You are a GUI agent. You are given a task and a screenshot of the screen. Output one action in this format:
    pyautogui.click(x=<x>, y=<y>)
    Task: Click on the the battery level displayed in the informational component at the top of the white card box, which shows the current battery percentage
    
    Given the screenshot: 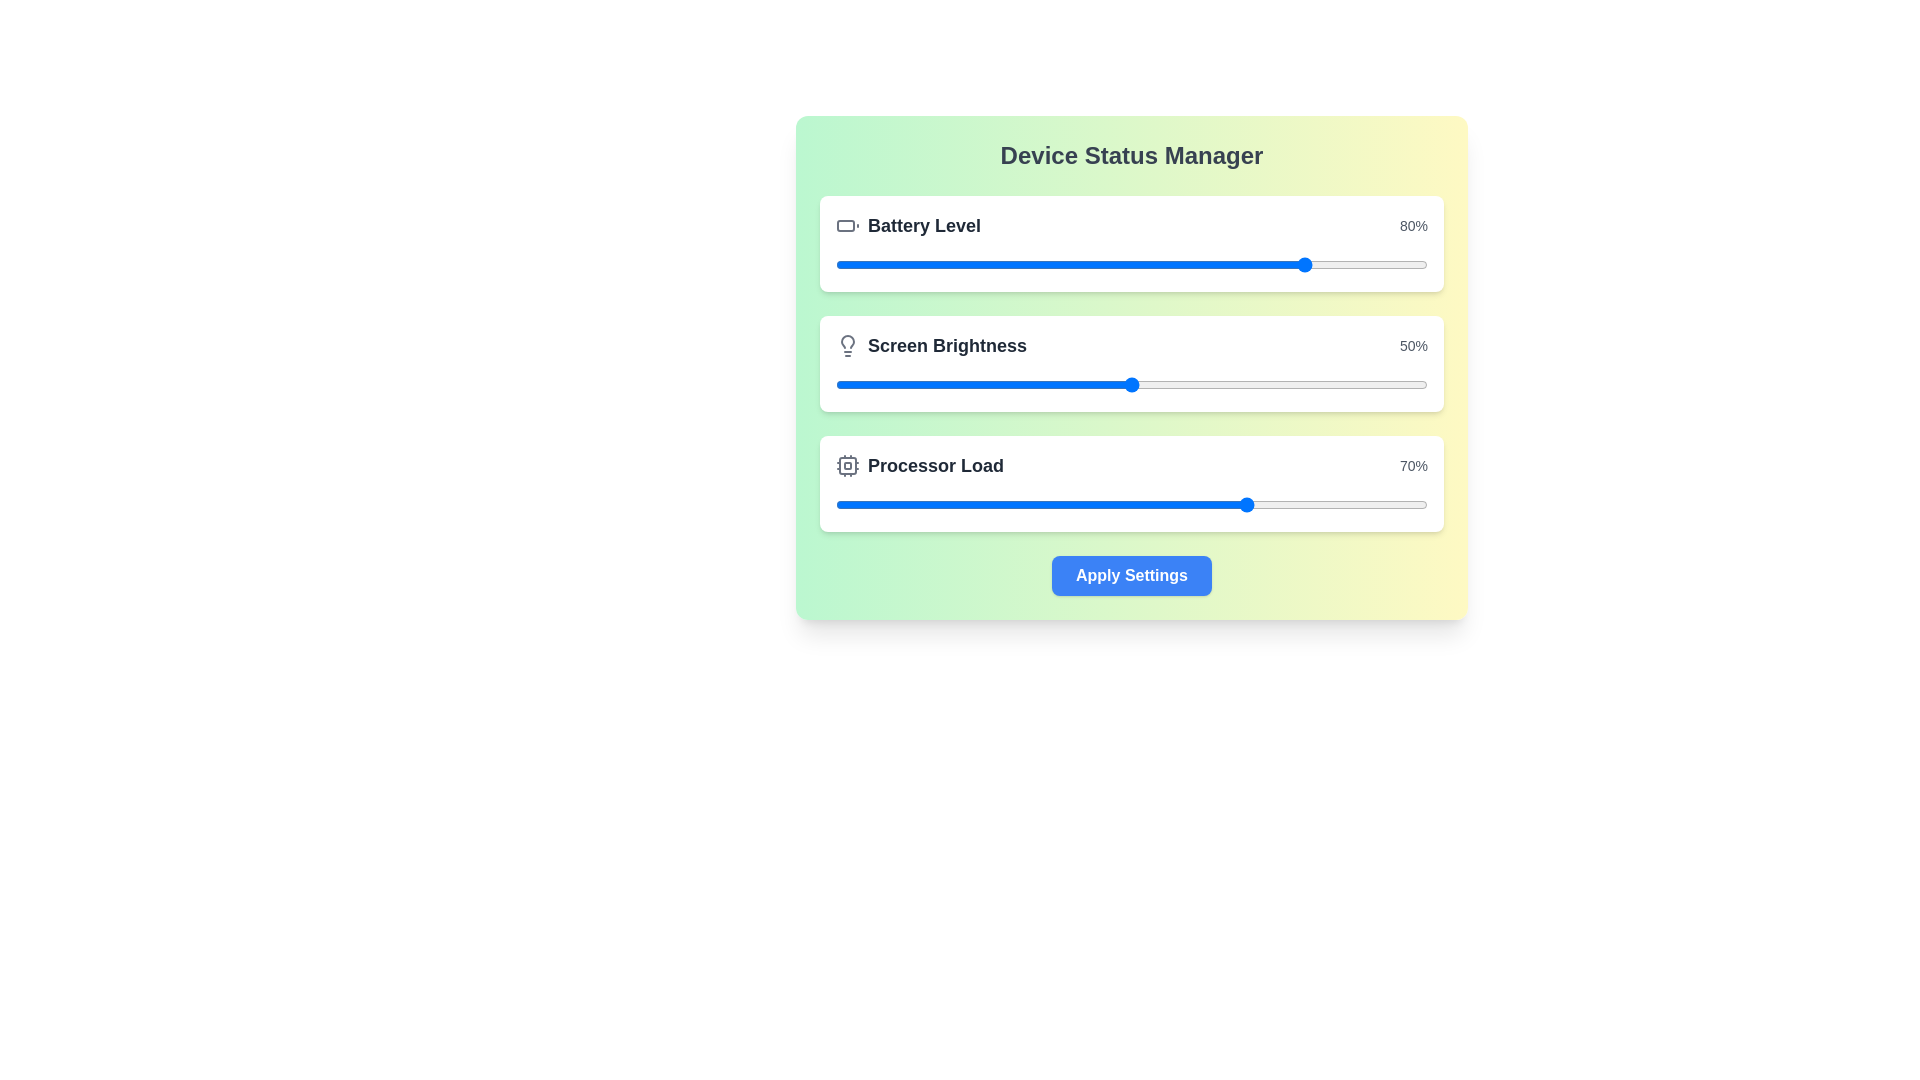 What is the action you would take?
    pyautogui.click(x=1132, y=225)
    